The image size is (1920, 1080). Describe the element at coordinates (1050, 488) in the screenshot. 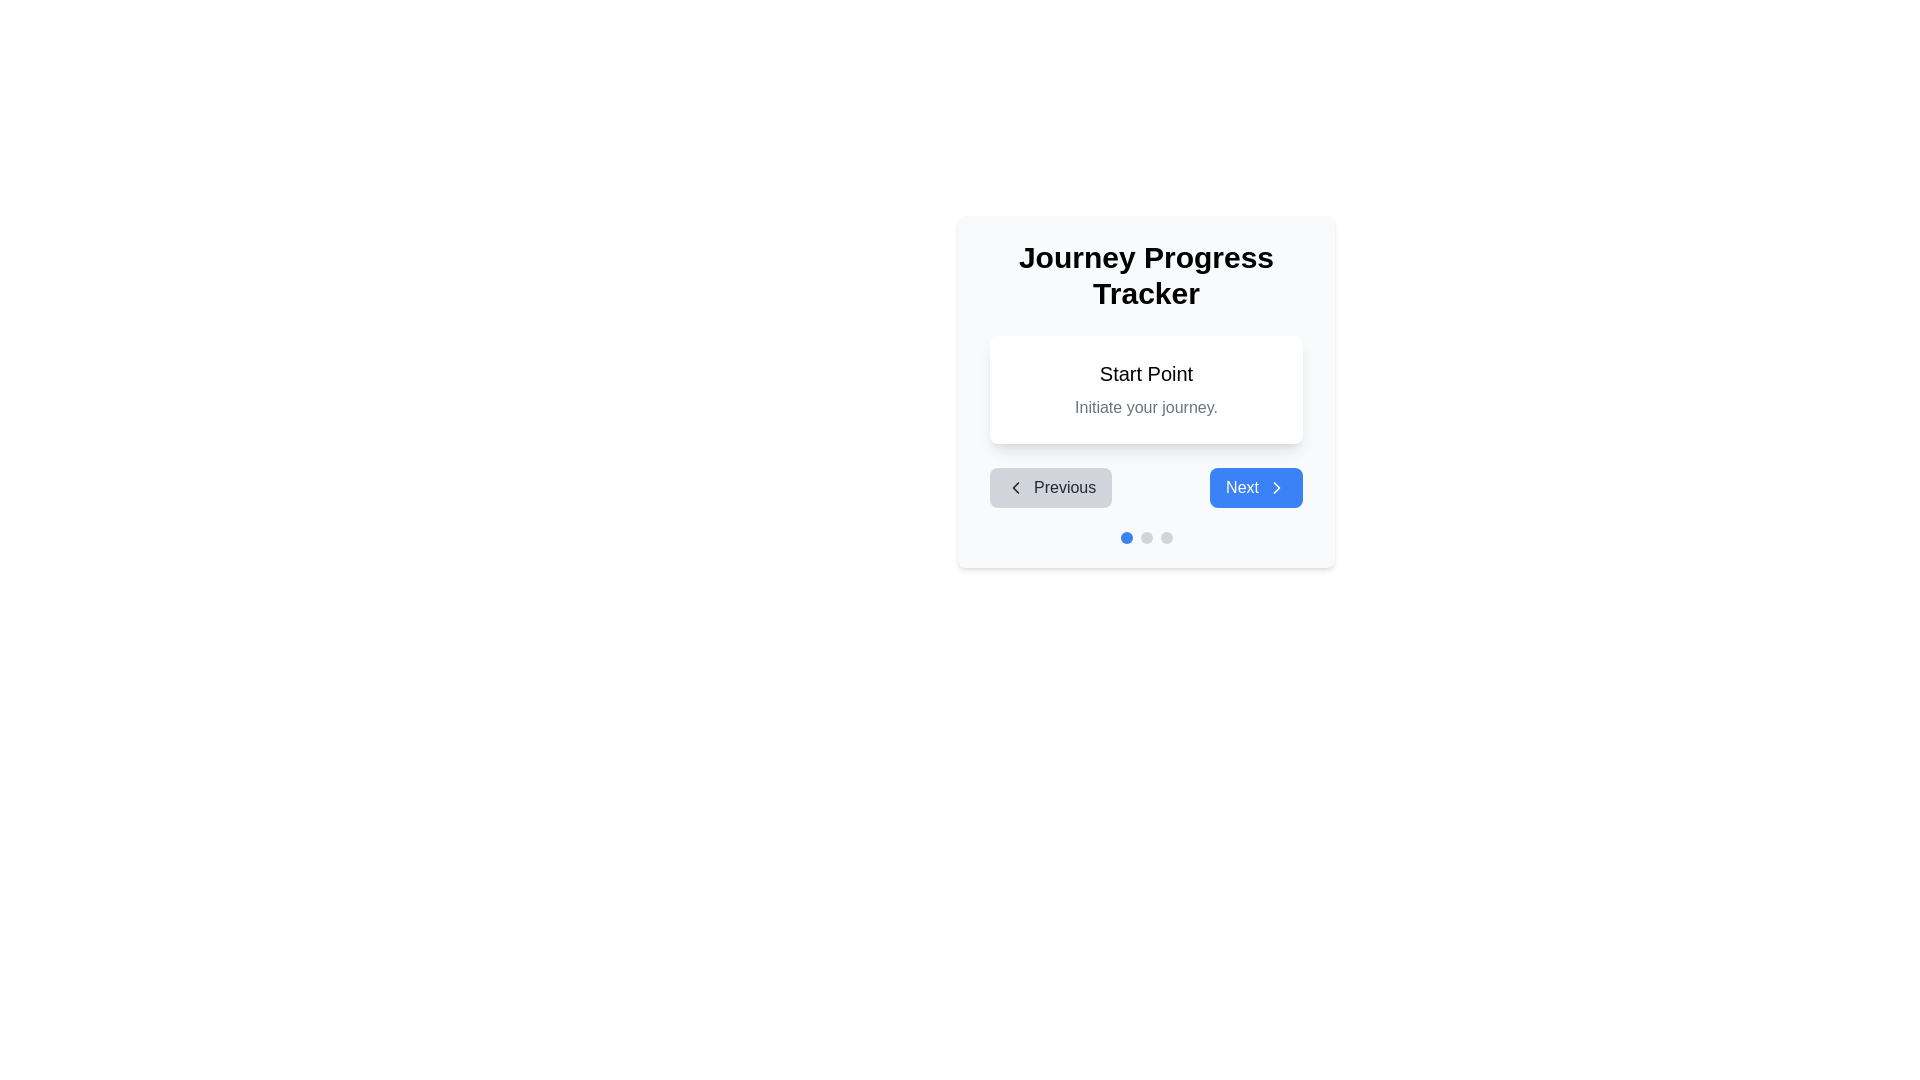

I see `the leftmost button in the 'Journey Progress Tracker' modal` at that location.